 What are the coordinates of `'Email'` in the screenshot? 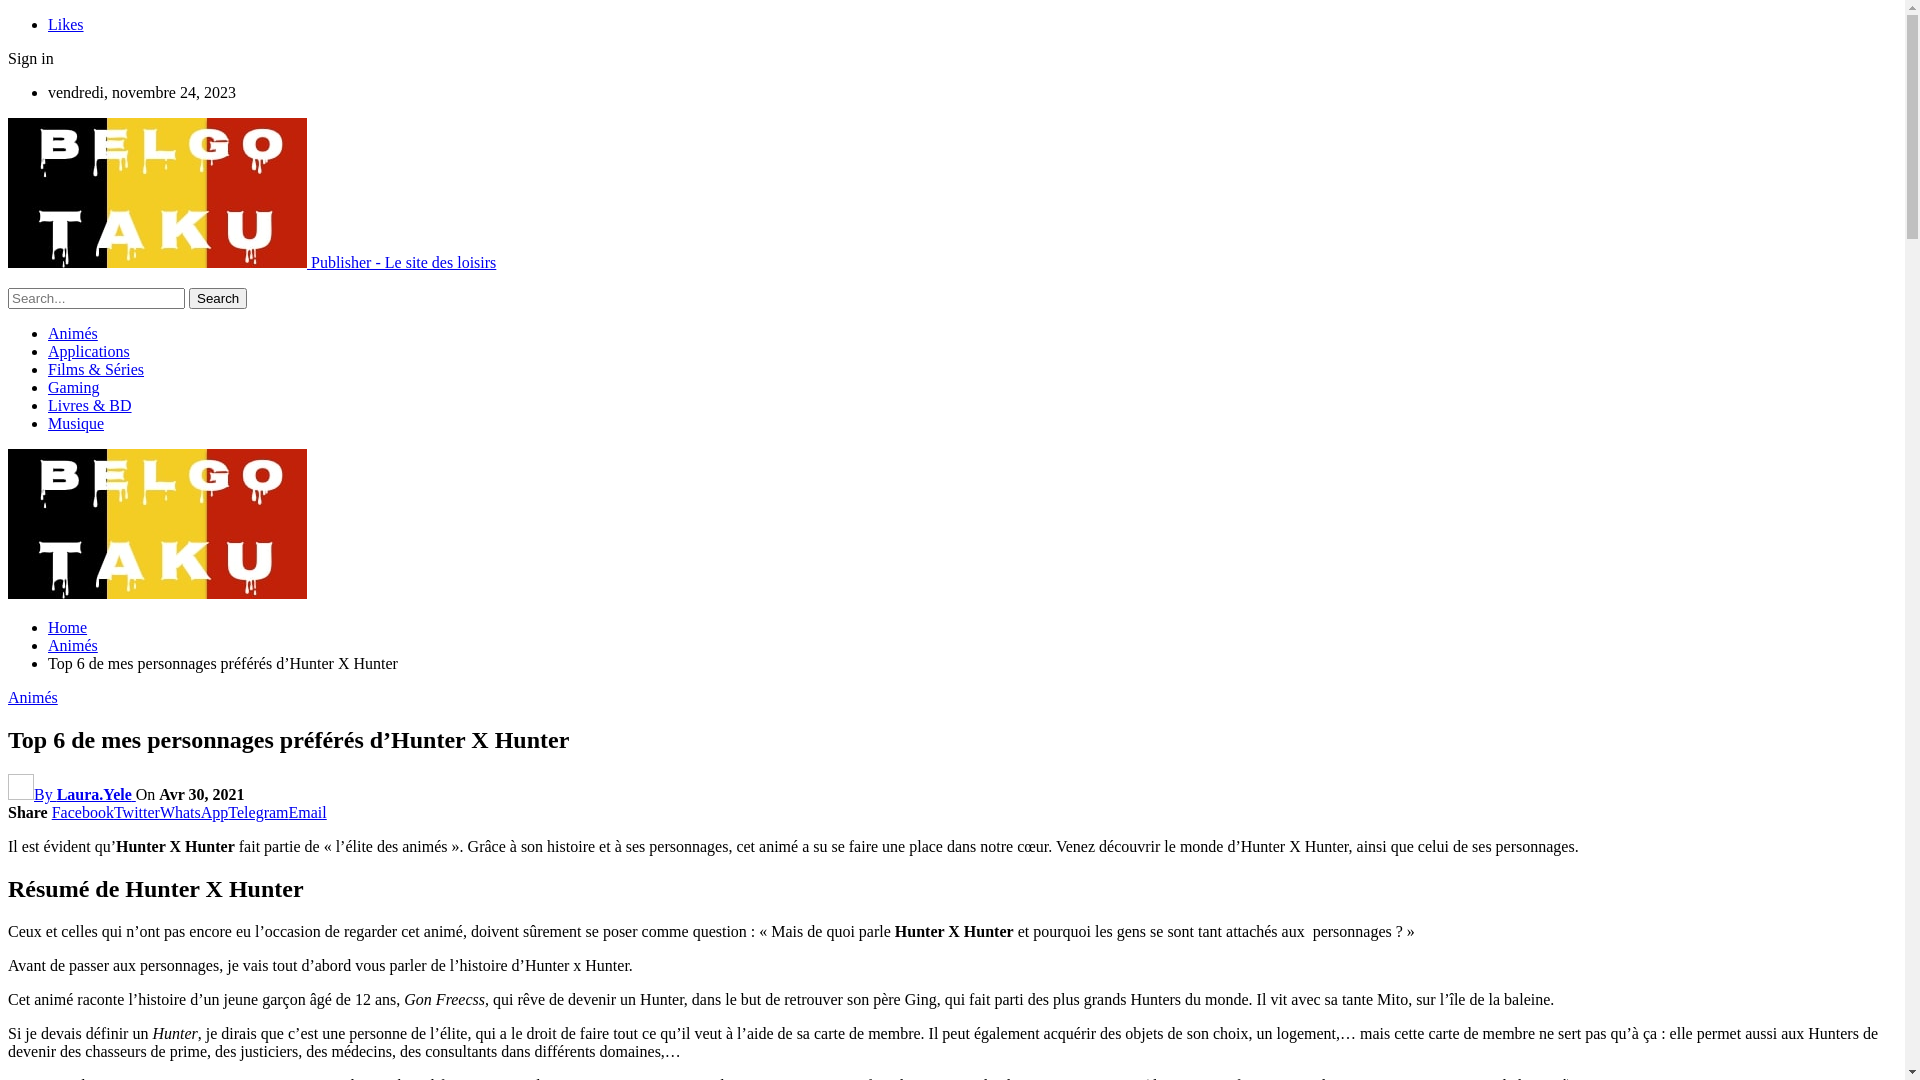 It's located at (287, 812).